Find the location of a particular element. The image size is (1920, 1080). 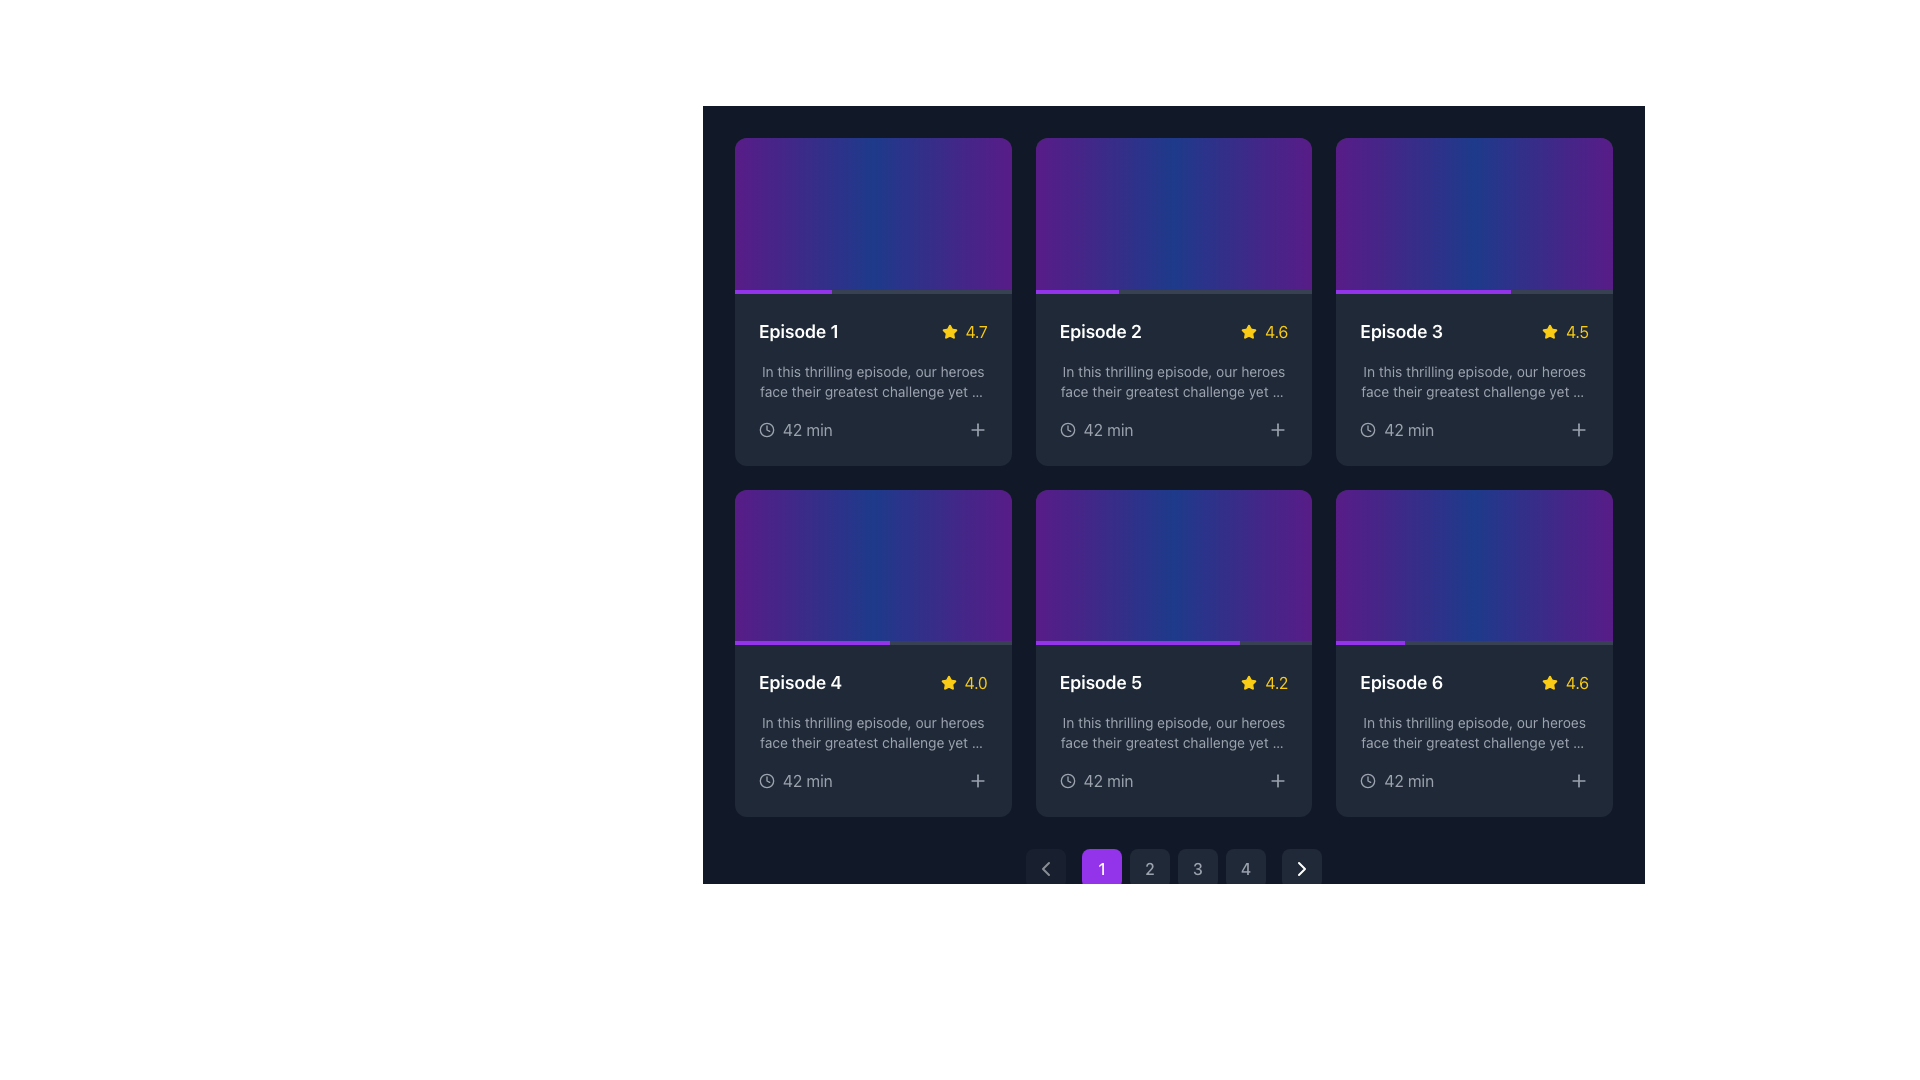

the circular button displaying the number '3' in light gray font, located in the pagination controls at the bottom center of the interface is located at coordinates (1198, 867).